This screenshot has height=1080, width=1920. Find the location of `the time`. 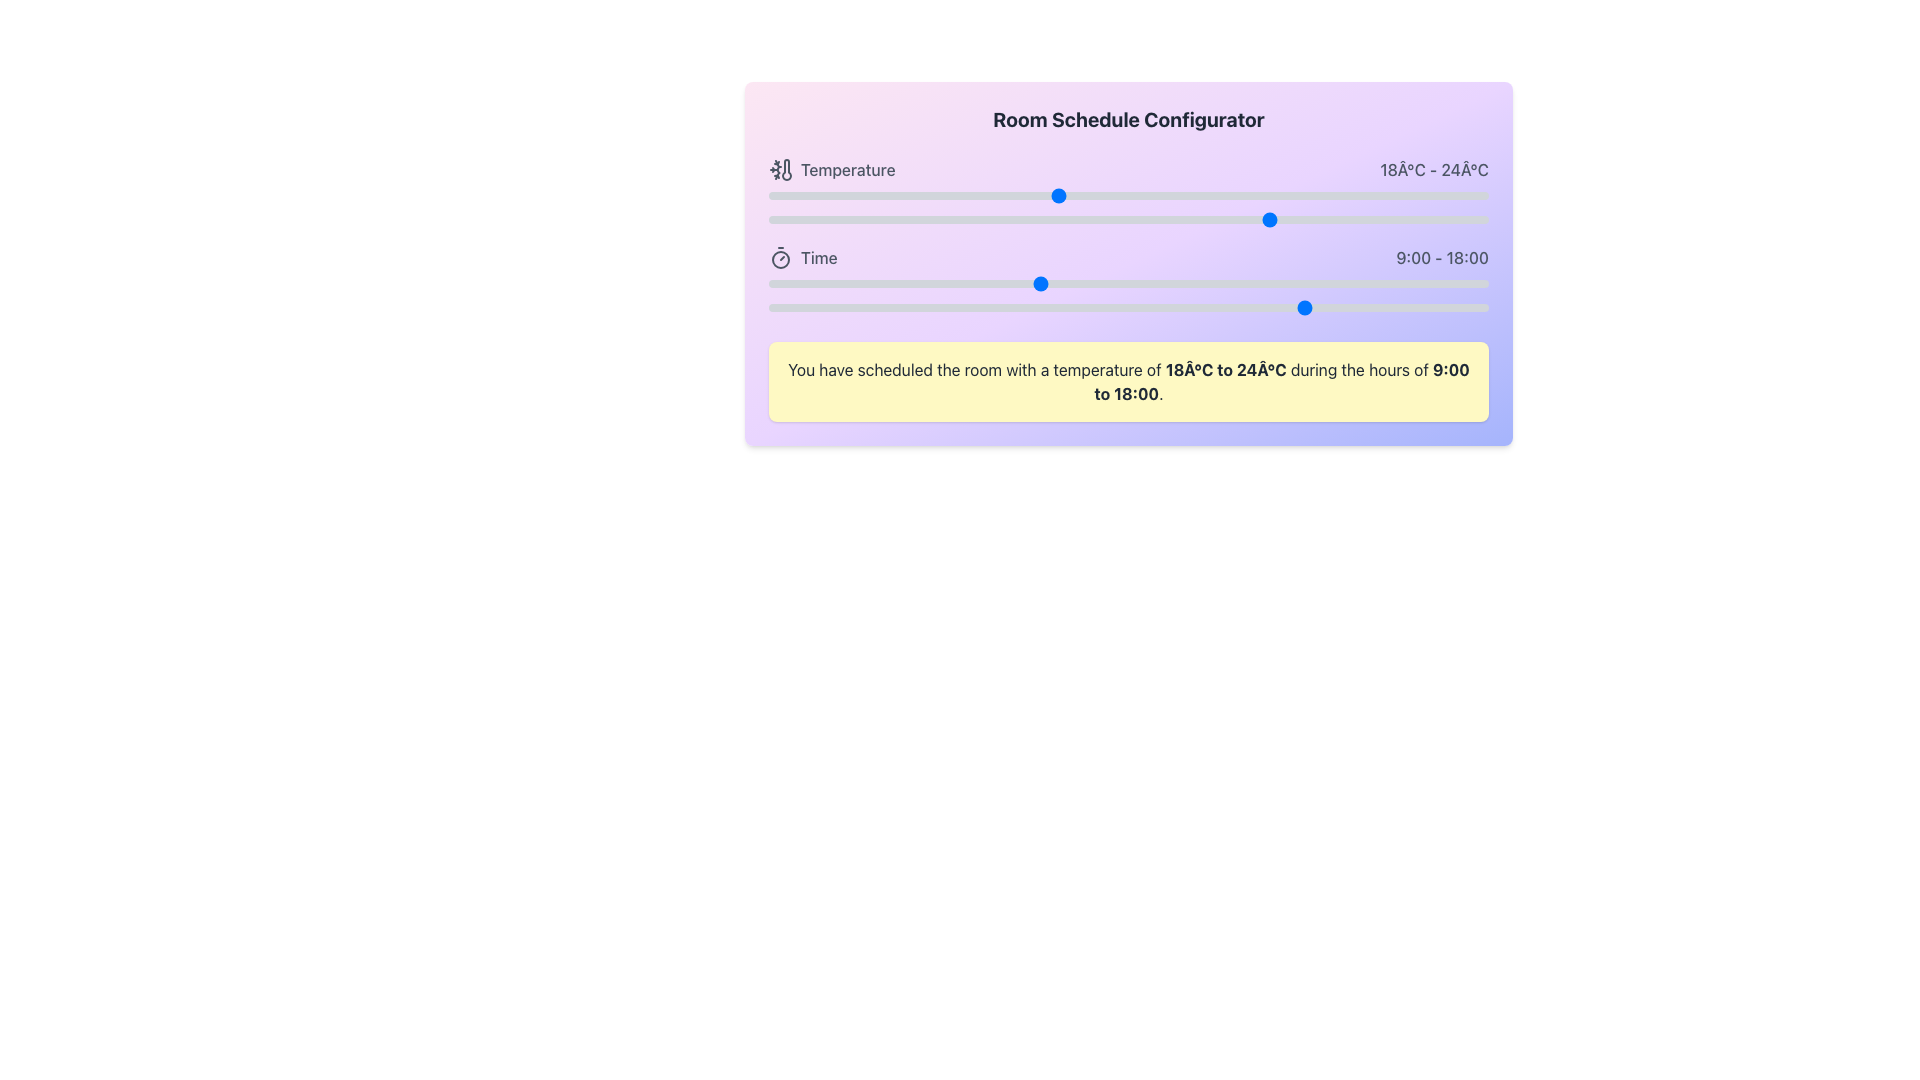

the time is located at coordinates (1339, 284).